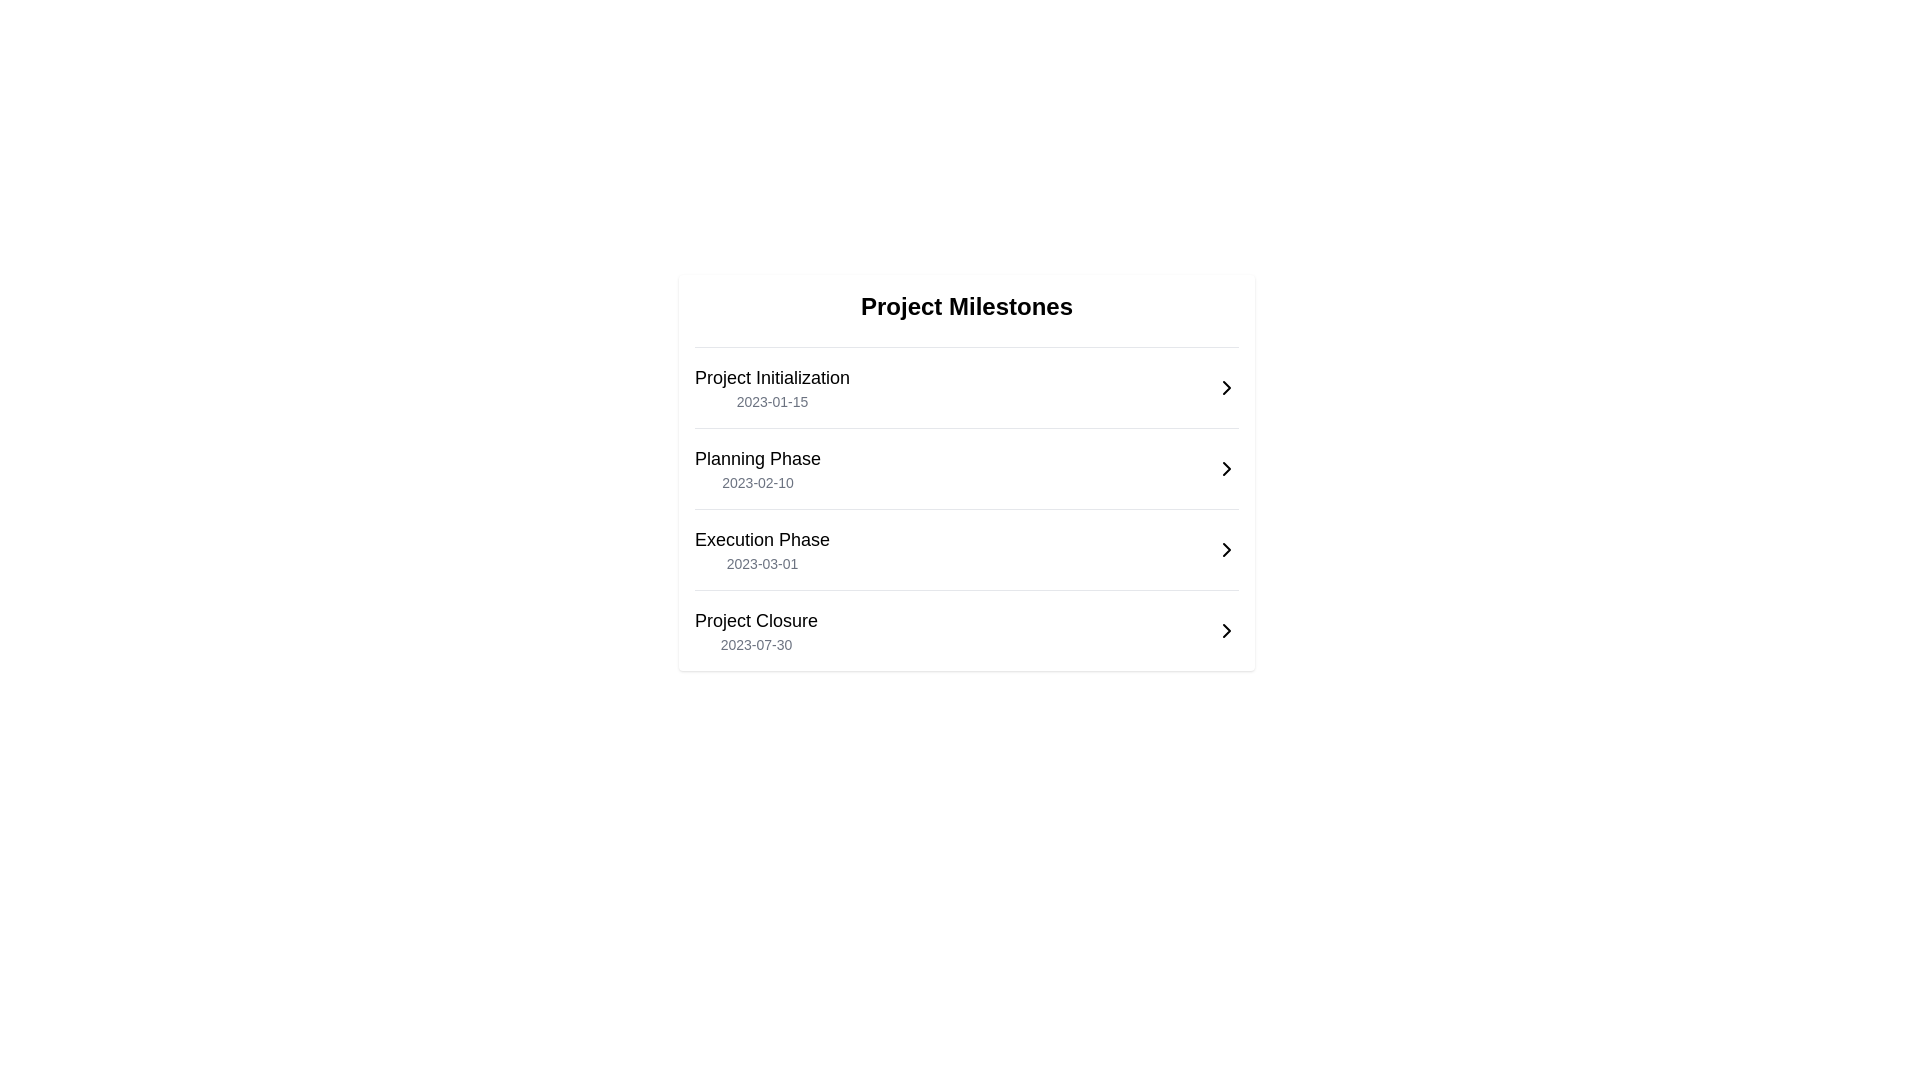 This screenshot has width=1920, height=1080. Describe the element at coordinates (755, 620) in the screenshot. I see `text label displaying 'Project Closure' located in the fourth row of the 'Project Milestones' list` at that location.